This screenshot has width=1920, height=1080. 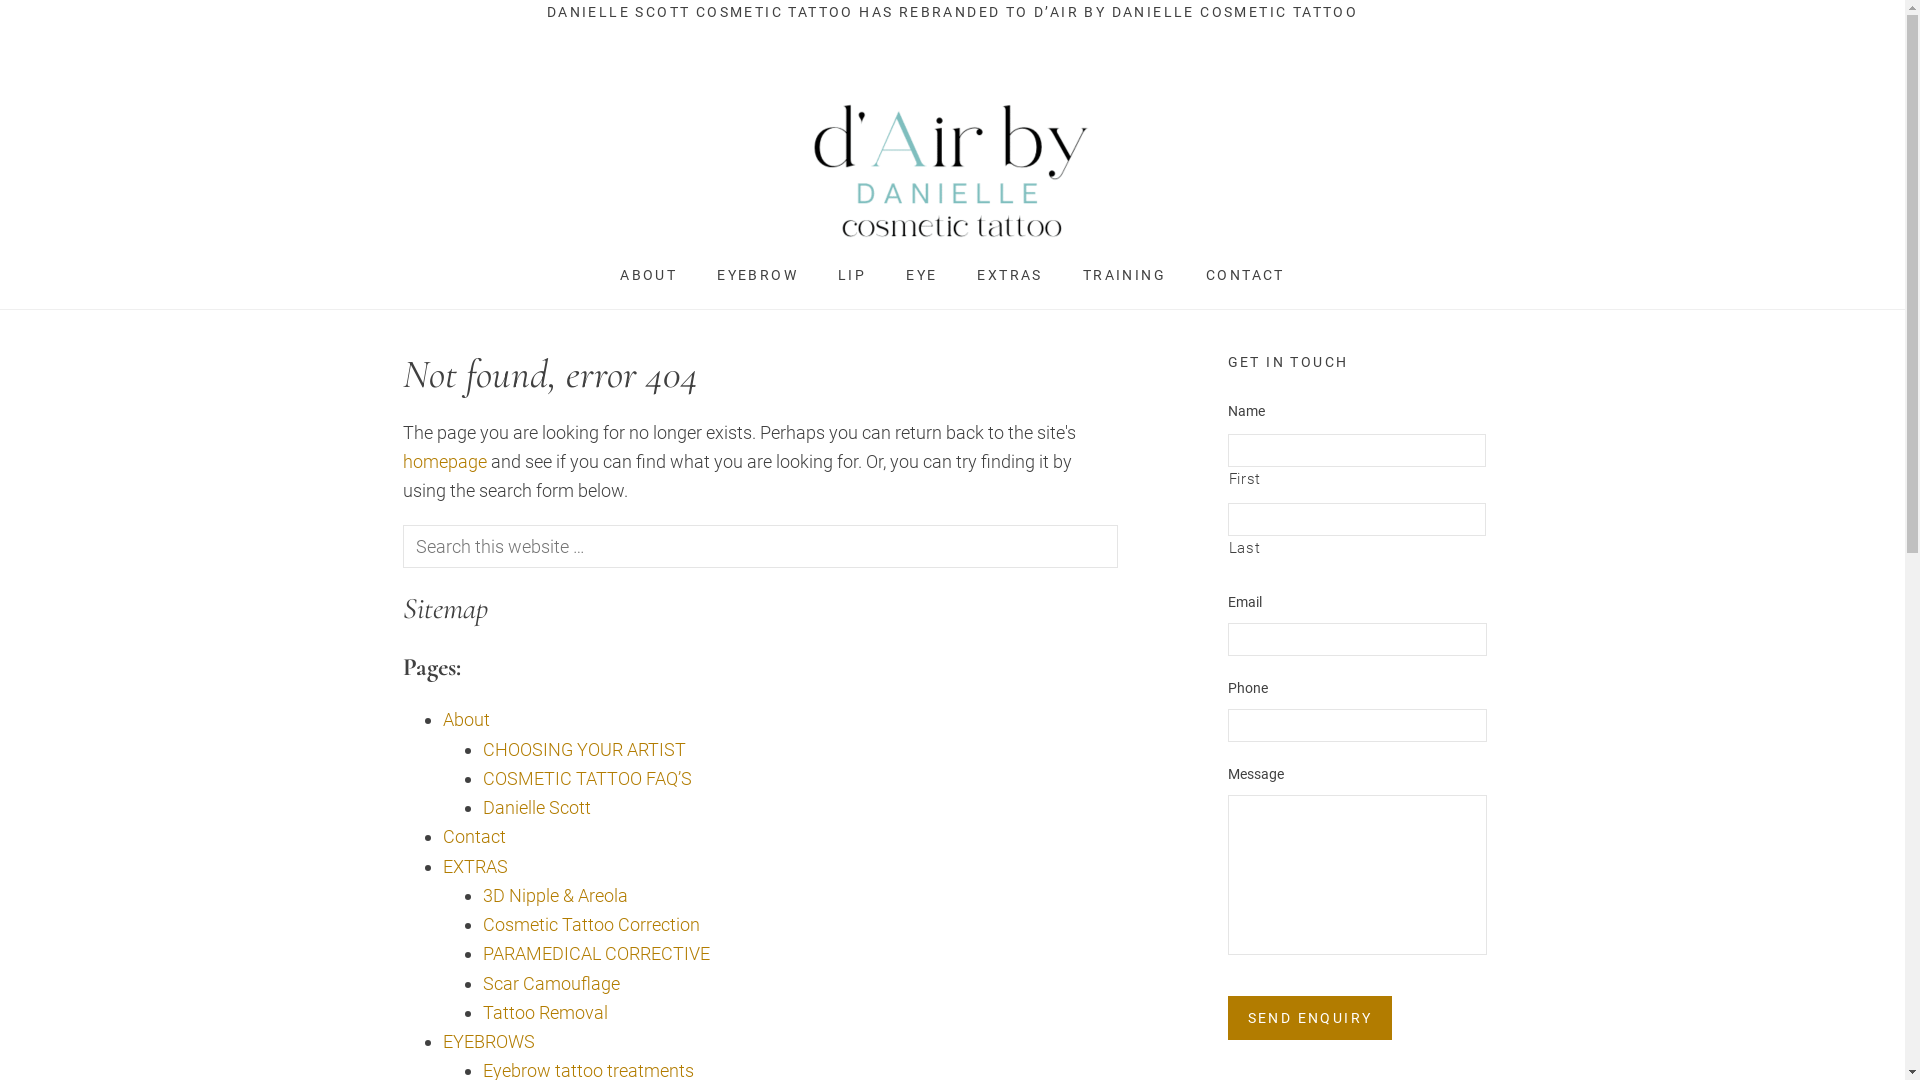 What do you see at coordinates (1310, 1018) in the screenshot?
I see `'Send enquiry'` at bounding box center [1310, 1018].